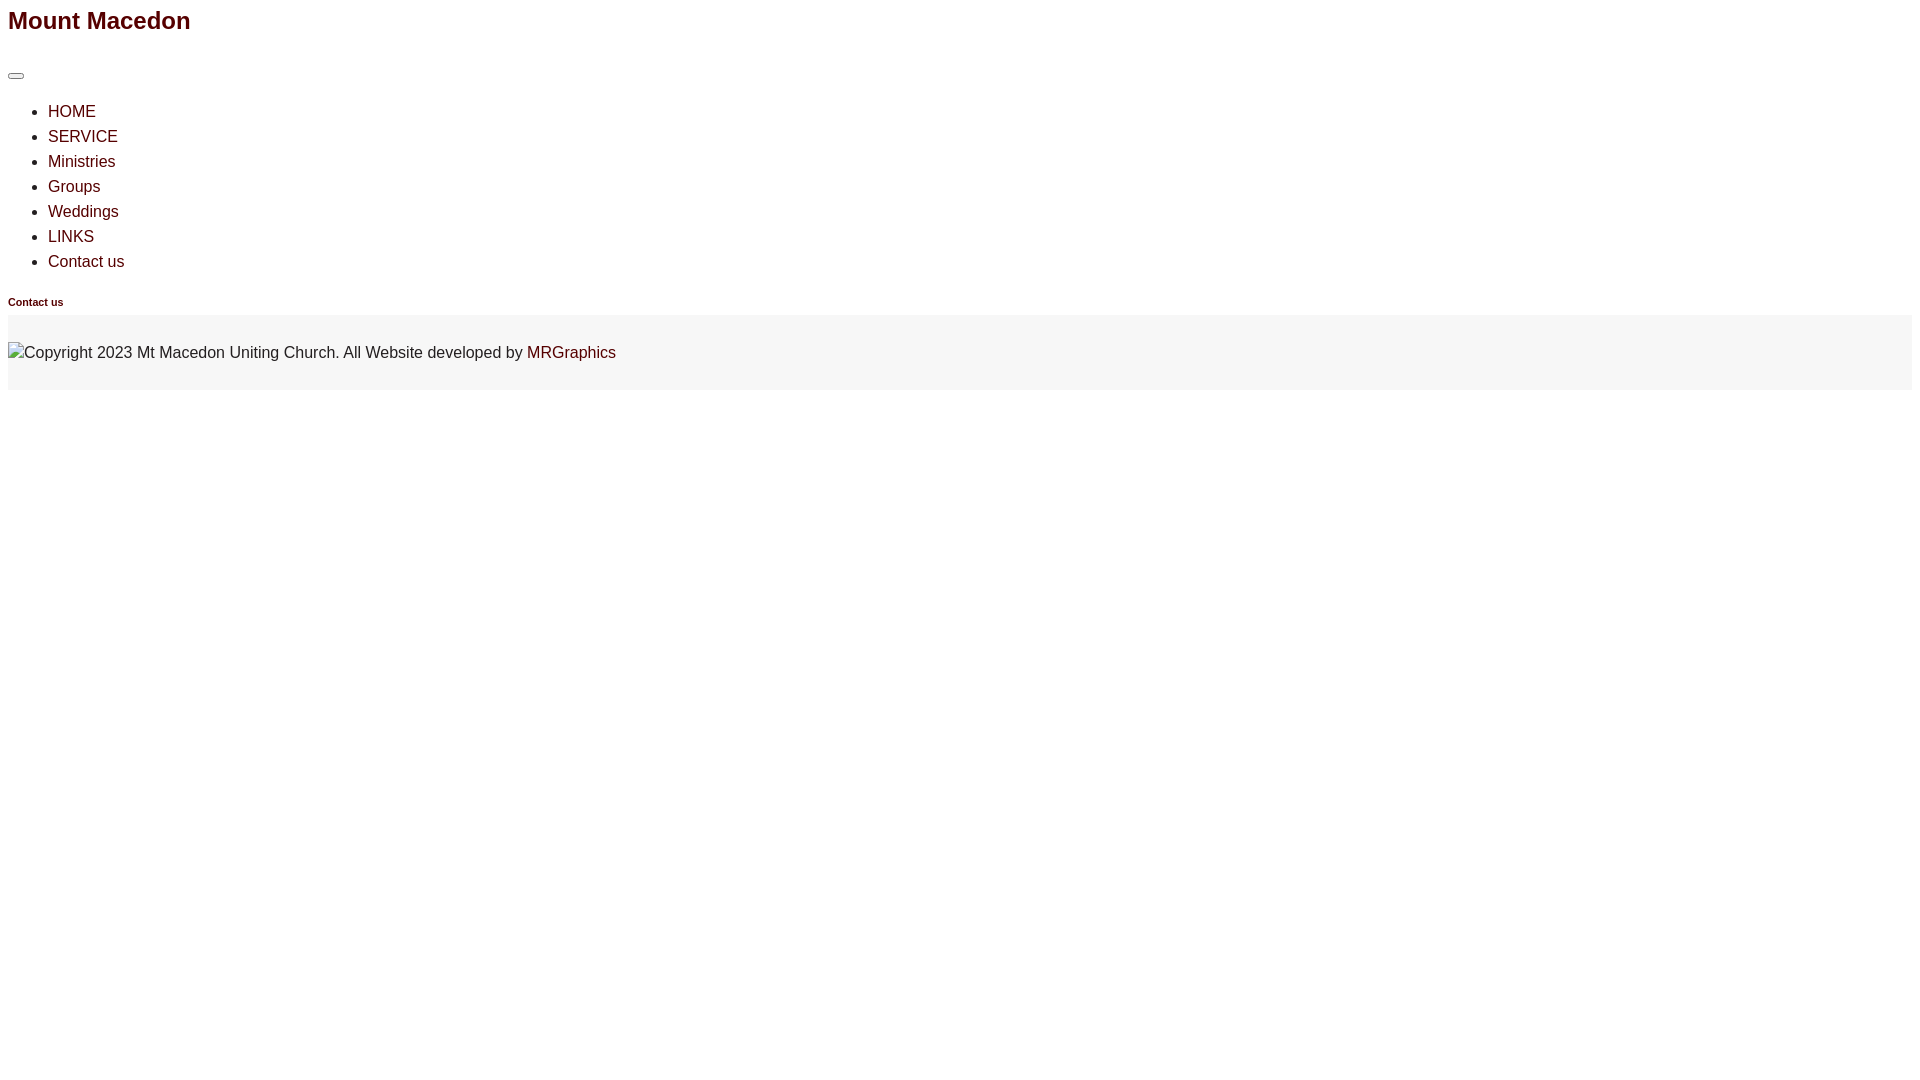 This screenshot has height=1080, width=1920. What do you see at coordinates (73, 186) in the screenshot?
I see `'Groups'` at bounding box center [73, 186].